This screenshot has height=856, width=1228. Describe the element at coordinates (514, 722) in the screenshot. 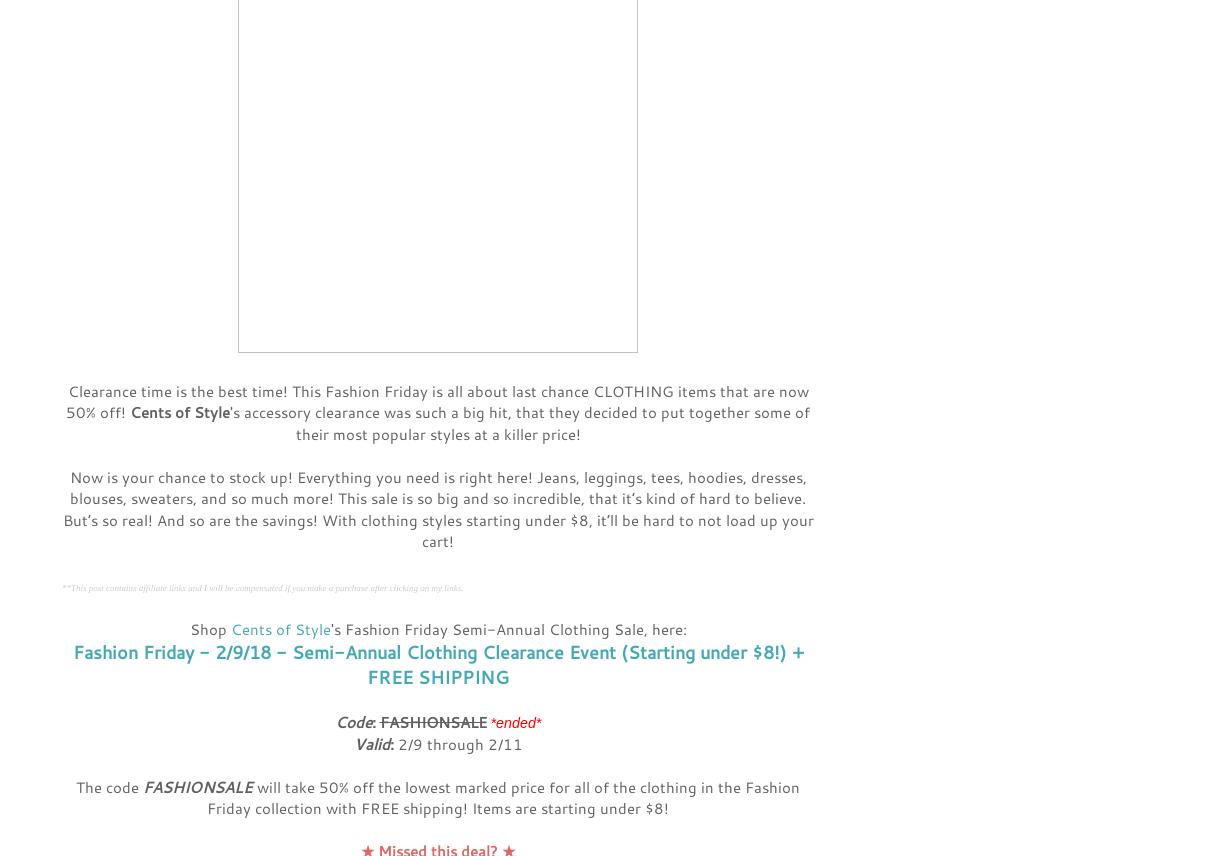

I see `'*ended*'` at that location.